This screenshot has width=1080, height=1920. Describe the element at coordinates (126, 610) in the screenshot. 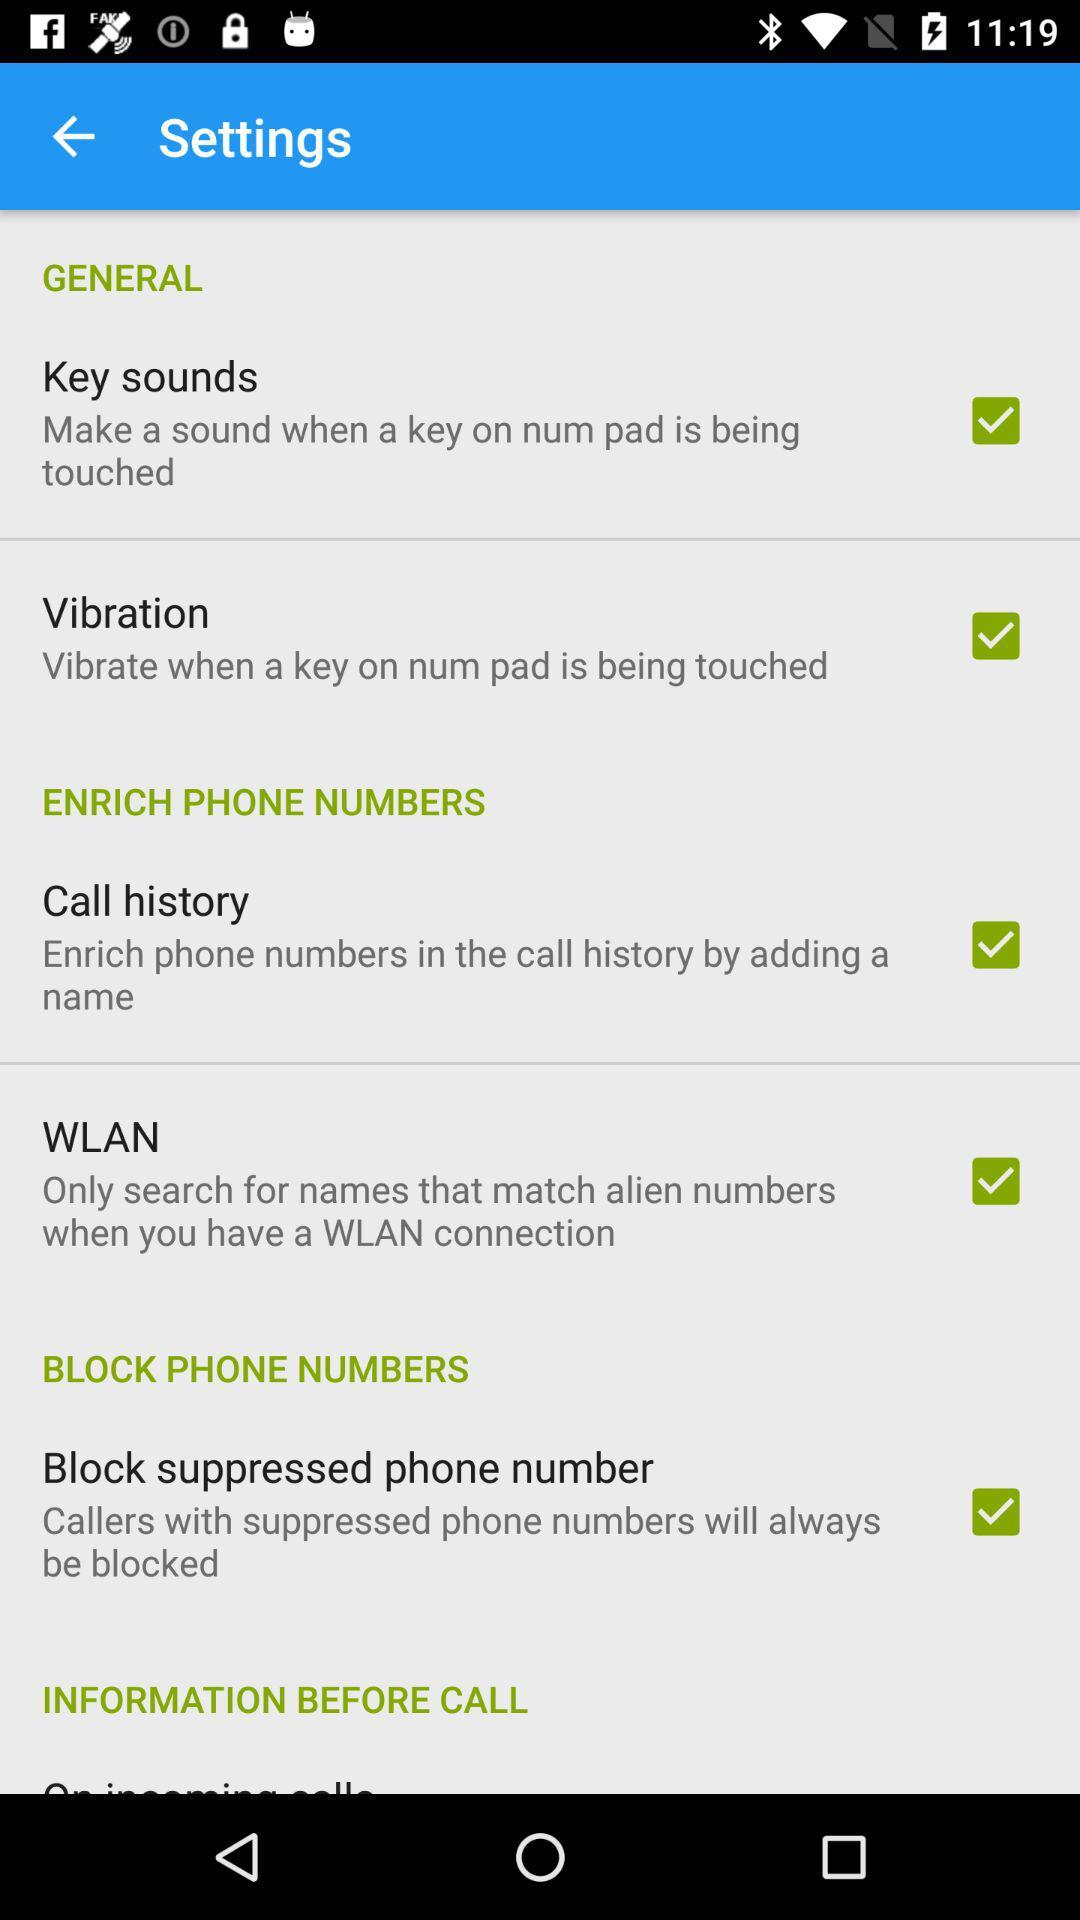

I see `the vibration` at that location.